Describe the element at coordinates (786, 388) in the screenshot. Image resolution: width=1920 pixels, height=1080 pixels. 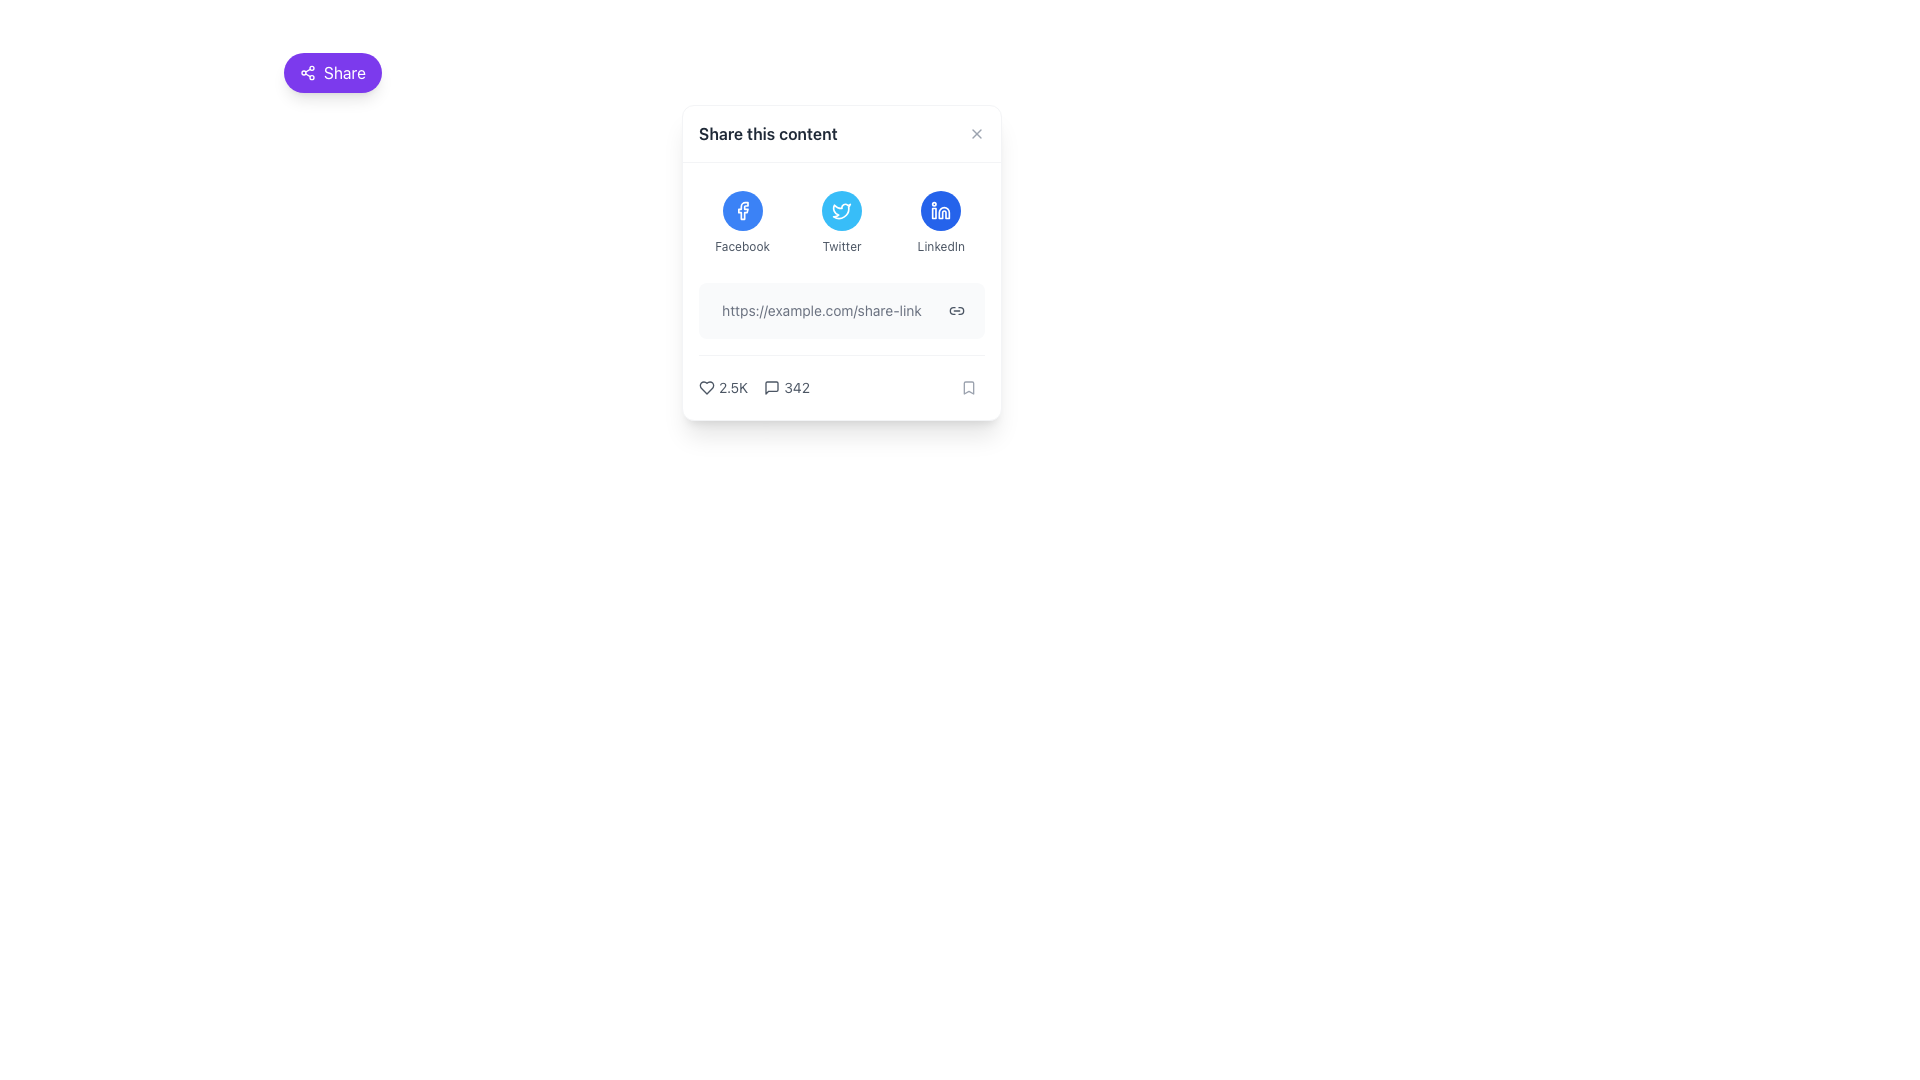
I see `the numeric text '342' displayed in gray color next to the speech bubble icon` at that location.